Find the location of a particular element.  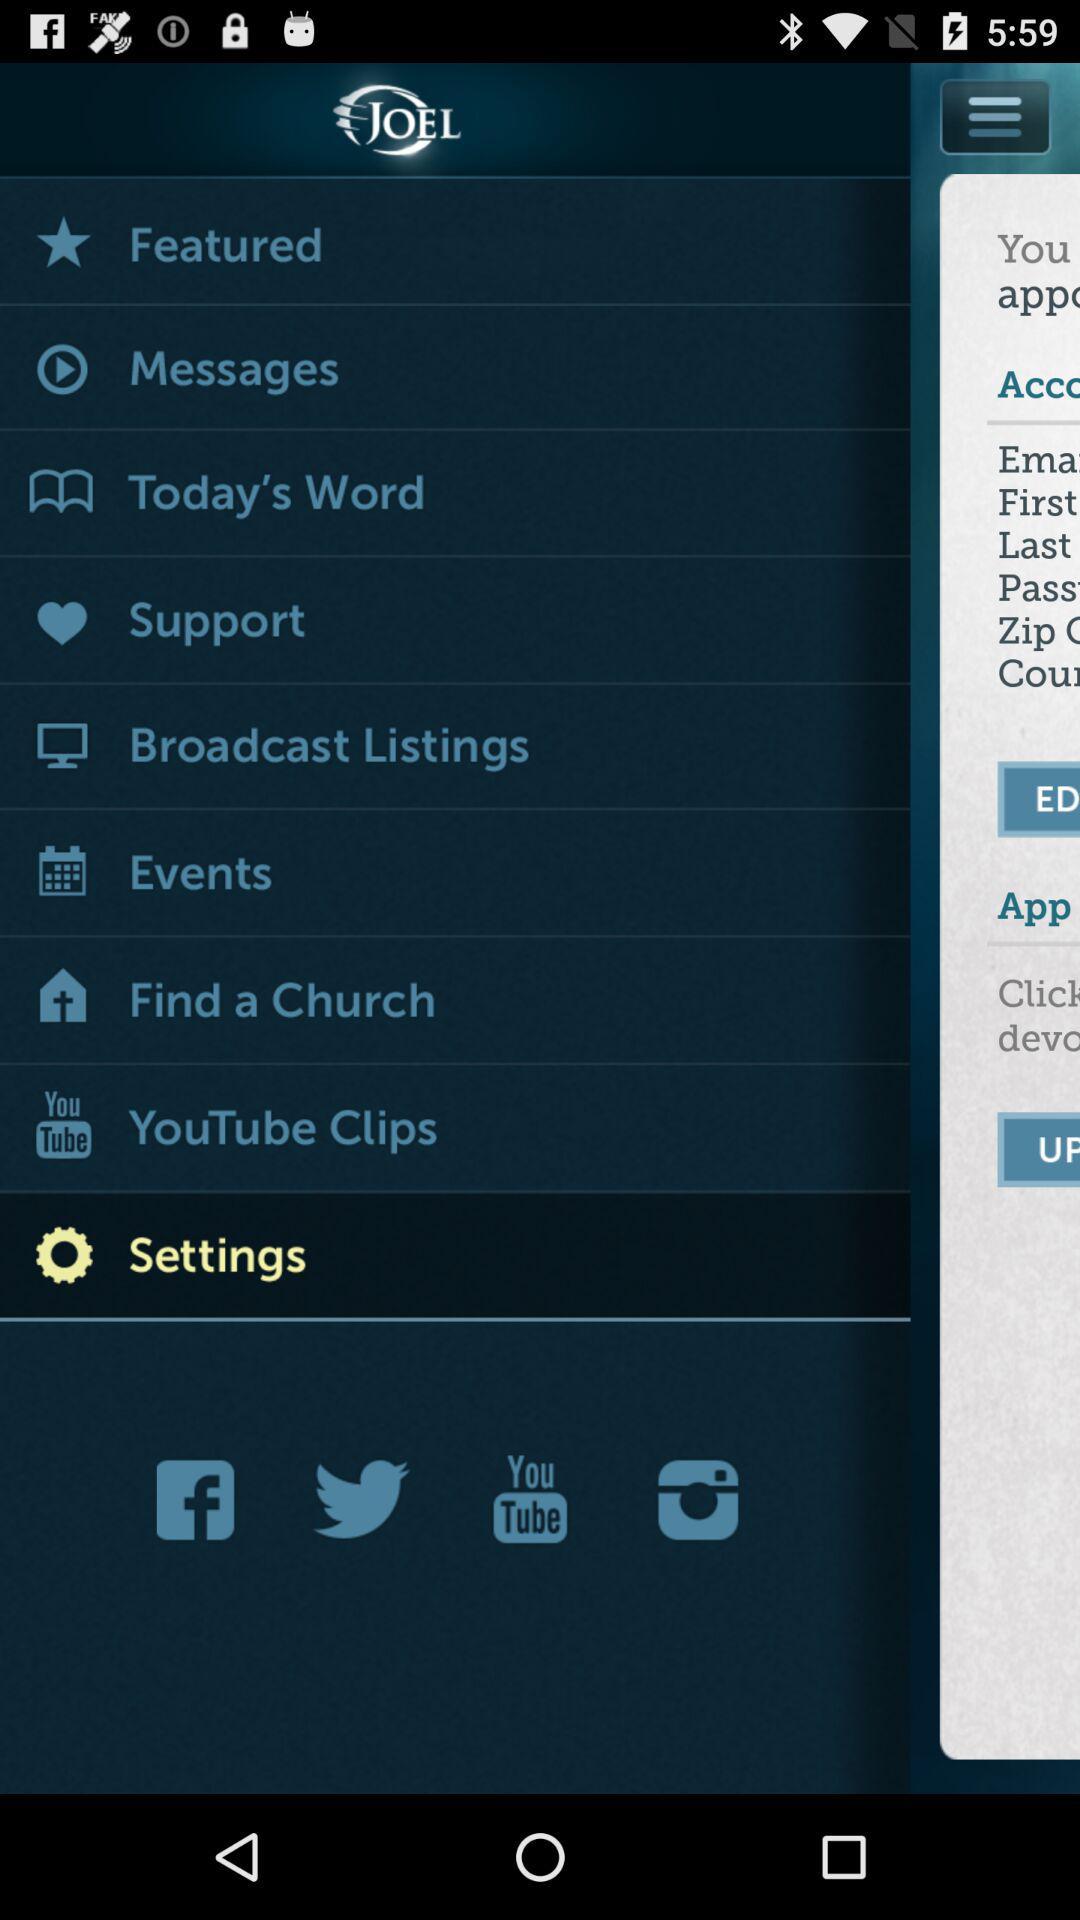

open sidebar is located at coordinates (997, 115).